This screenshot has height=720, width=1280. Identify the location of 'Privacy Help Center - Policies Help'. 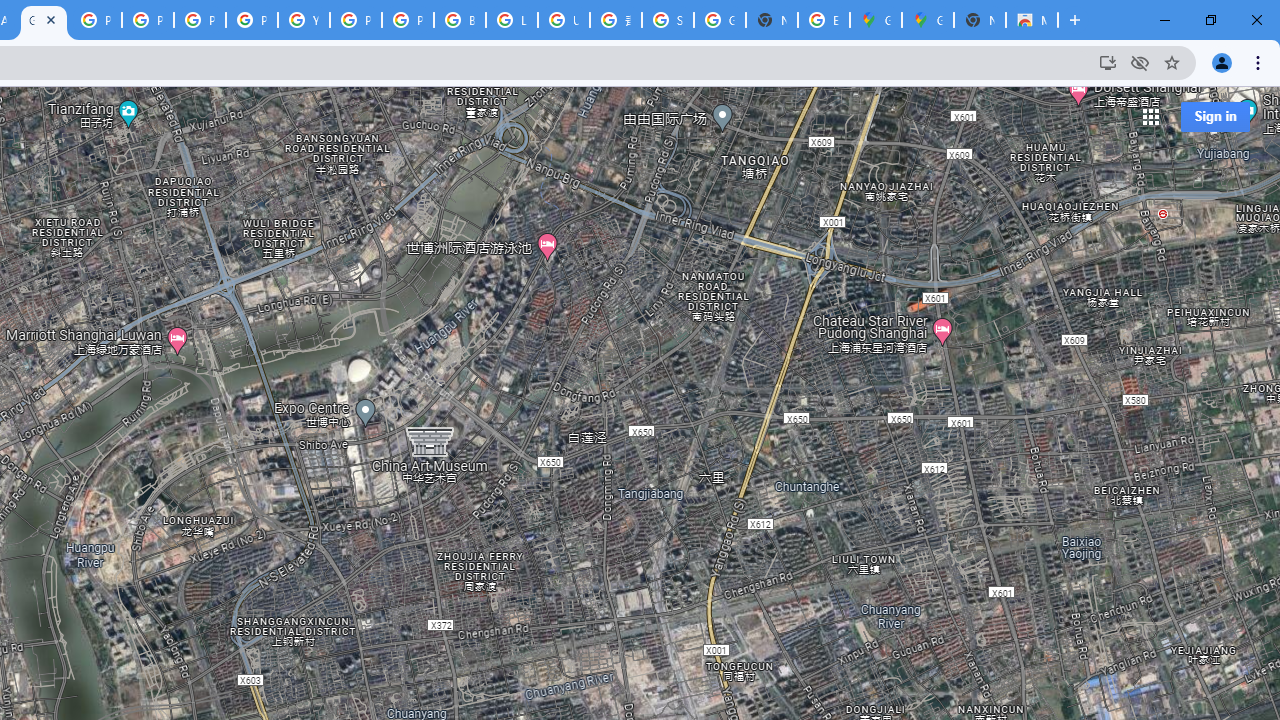
(146, 20).